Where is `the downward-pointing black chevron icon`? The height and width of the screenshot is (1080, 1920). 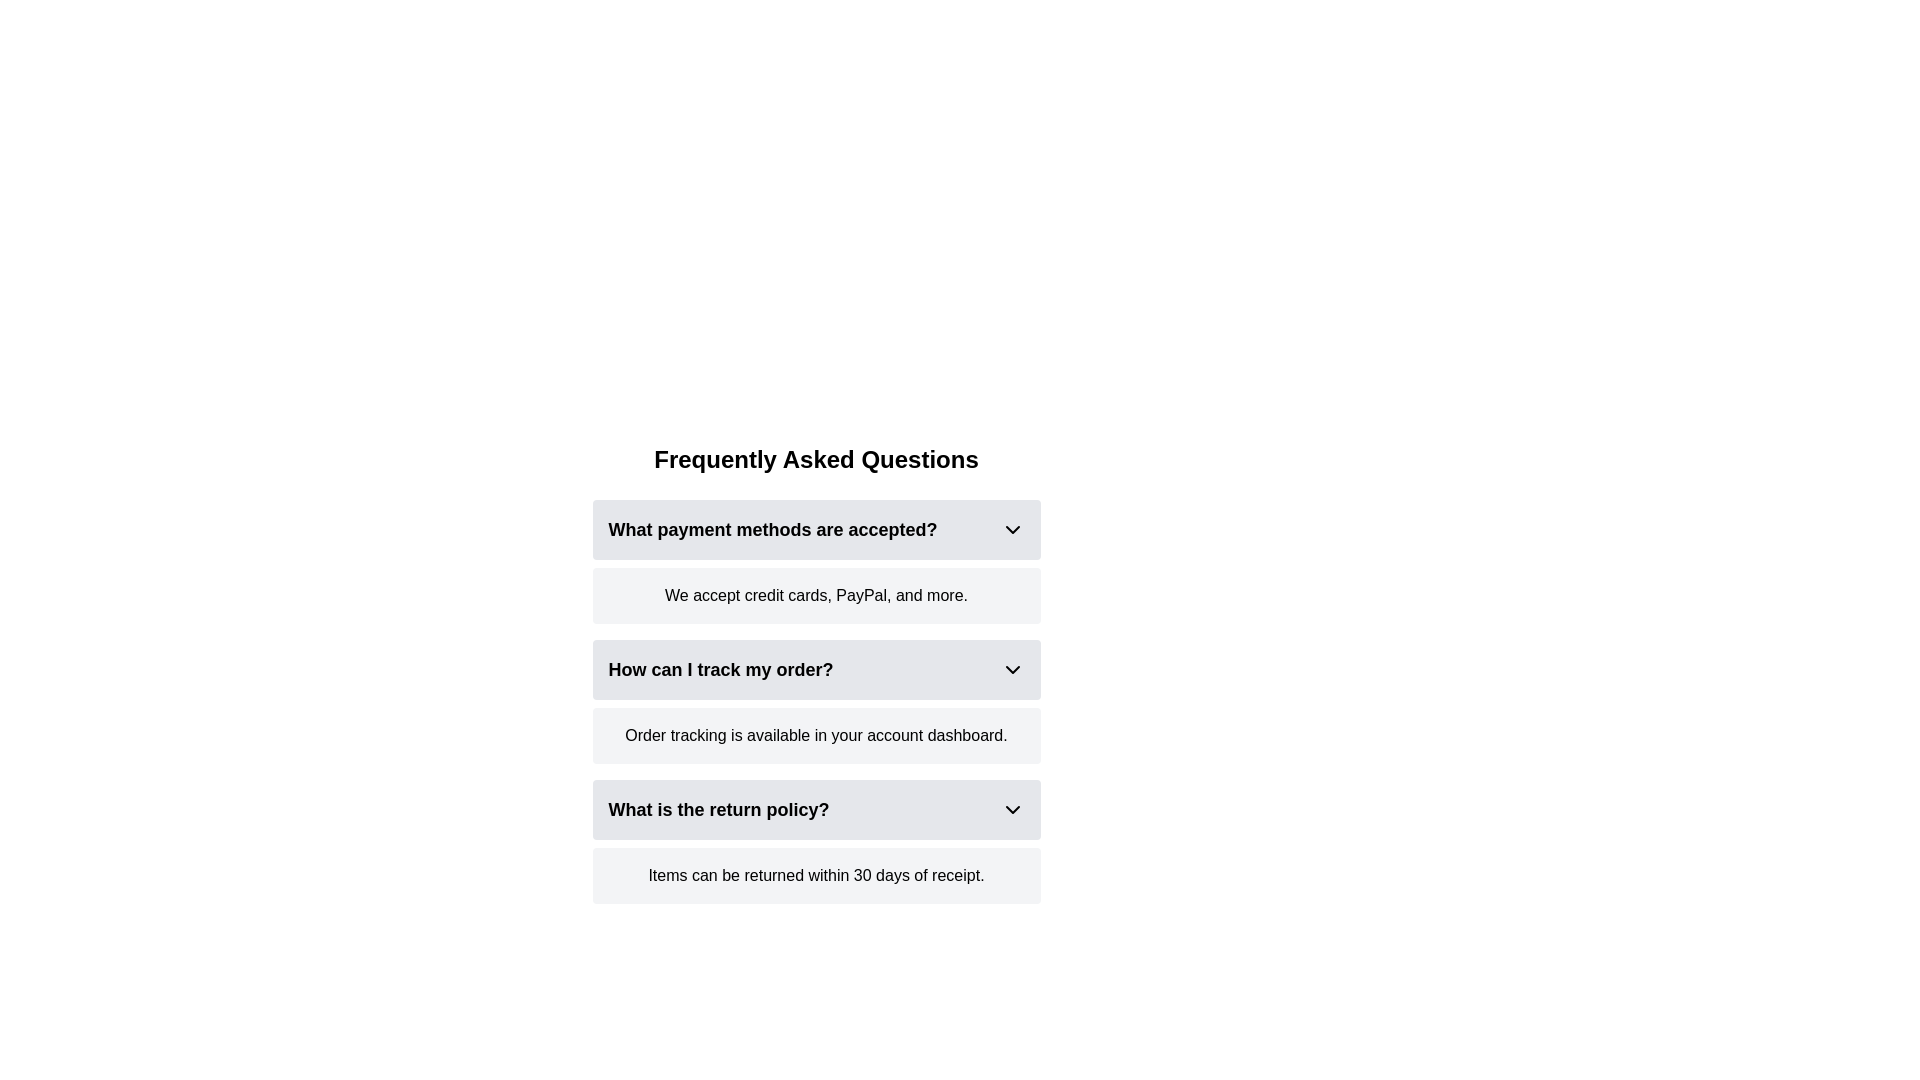 the downward-pointing black chevron icon is located at coordinates (1012, 670).